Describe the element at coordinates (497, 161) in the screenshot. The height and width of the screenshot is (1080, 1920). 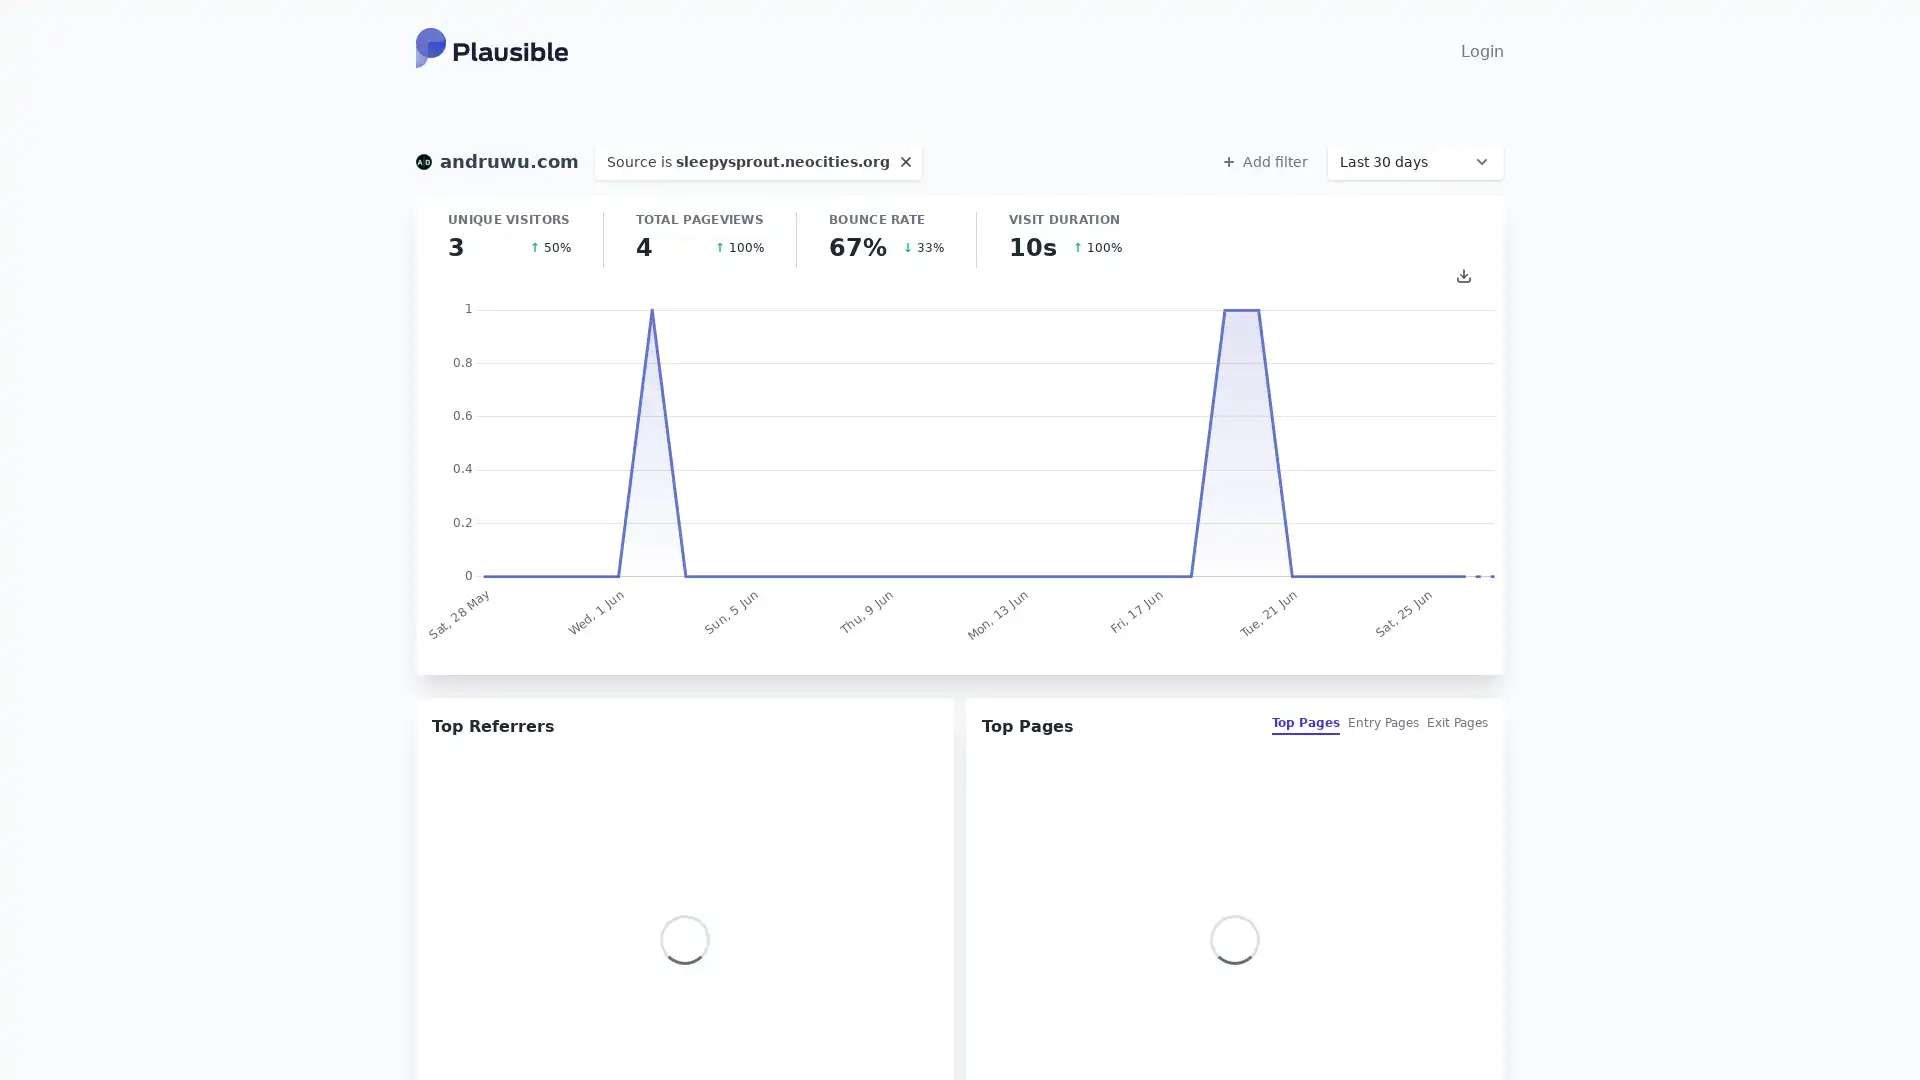
I see `andruwu.com` at that location.